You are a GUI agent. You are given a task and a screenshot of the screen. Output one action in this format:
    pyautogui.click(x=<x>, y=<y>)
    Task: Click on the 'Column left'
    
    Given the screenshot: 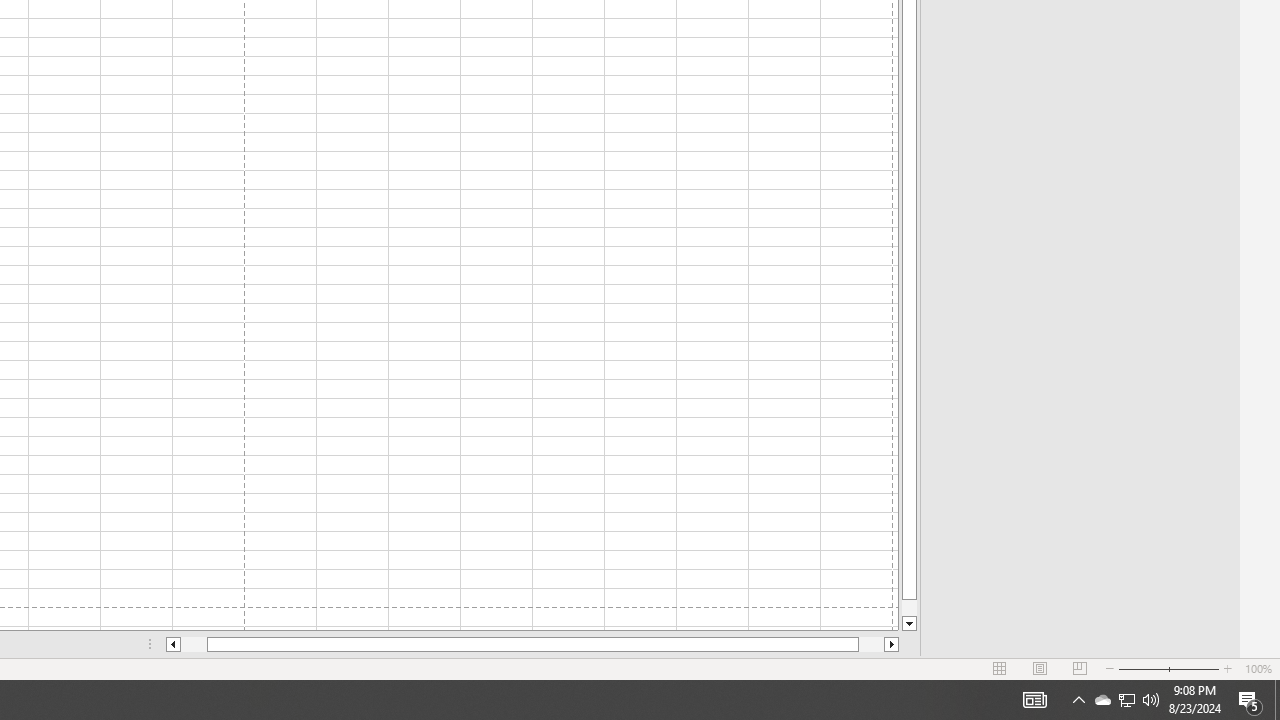 What is the action you would take?
    pyautogui.click(x=172, y=644)
    